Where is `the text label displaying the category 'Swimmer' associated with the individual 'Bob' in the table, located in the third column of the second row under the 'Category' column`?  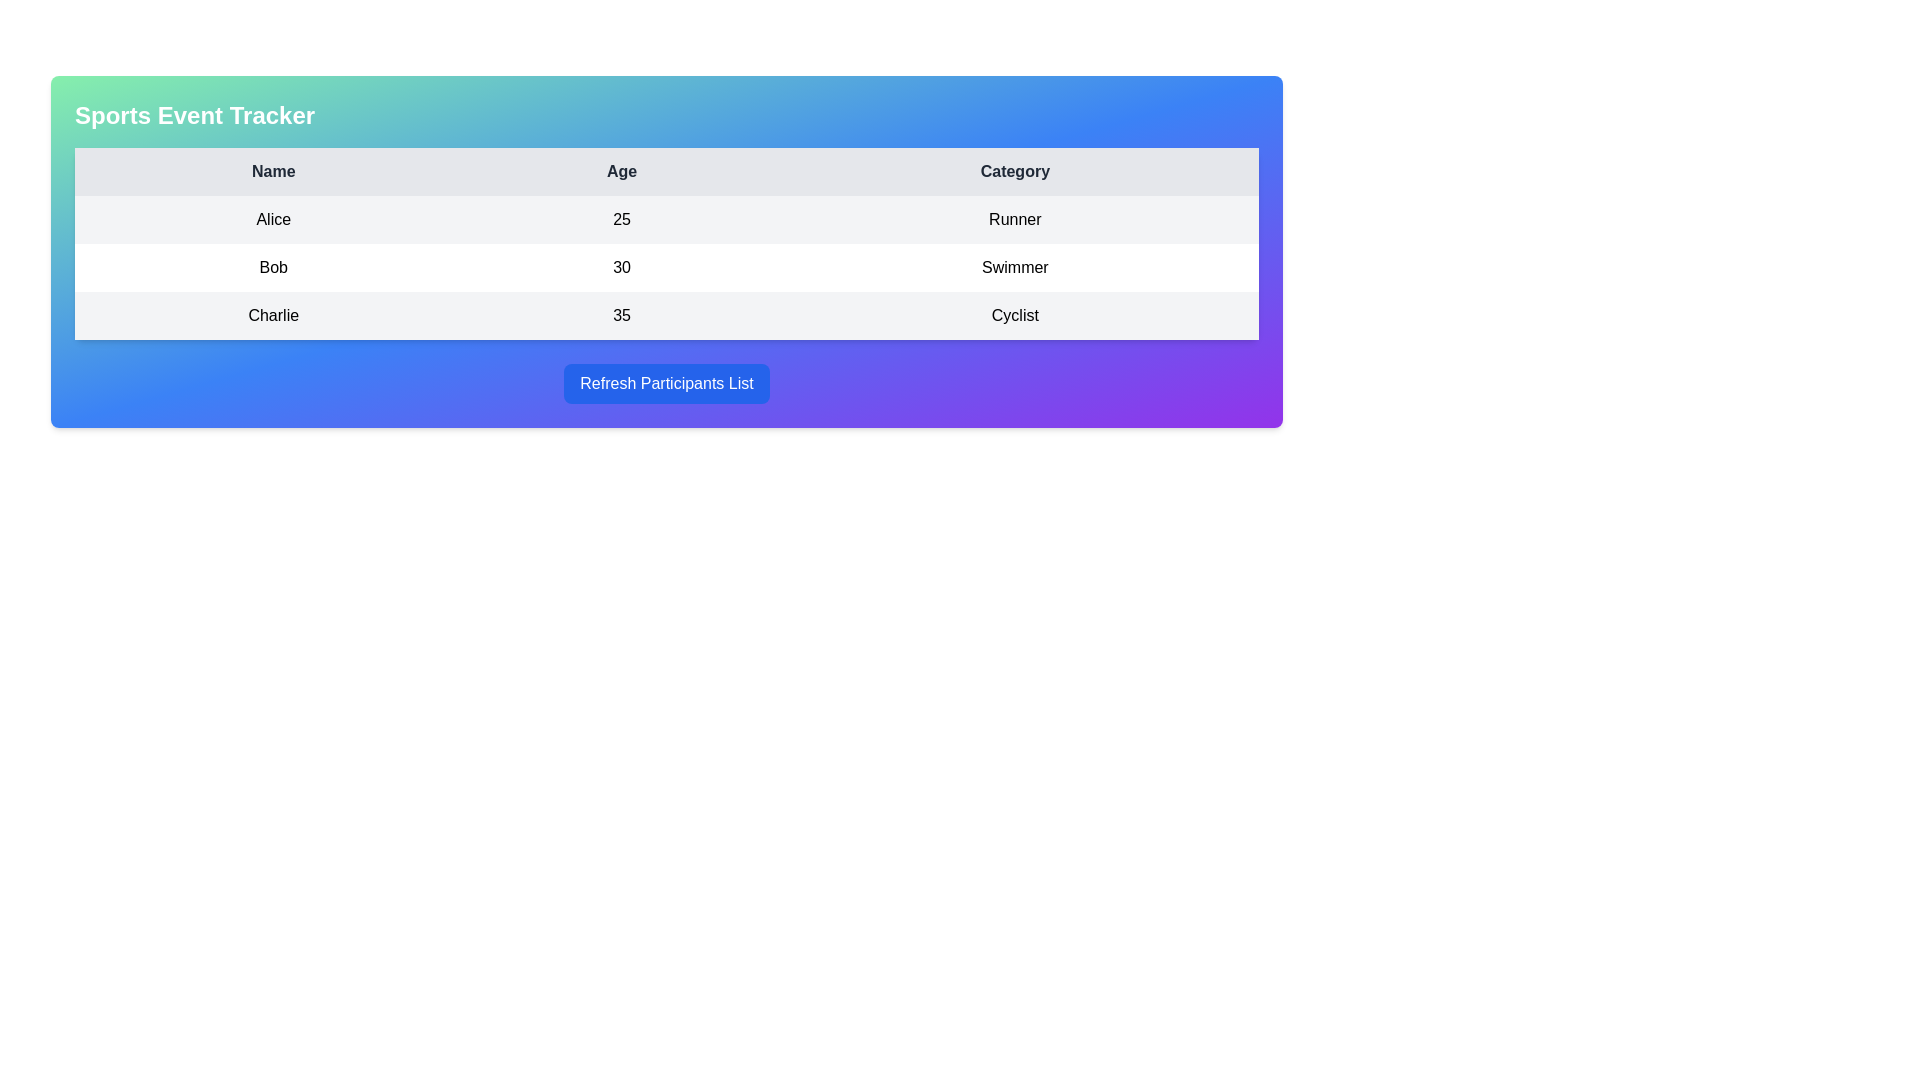
the text label displaying the category 'Swimmer' associated with the individual 'Bob' in the table, located in the third column of the second row under the 'Category' column is located at coordinates (1015, 266).